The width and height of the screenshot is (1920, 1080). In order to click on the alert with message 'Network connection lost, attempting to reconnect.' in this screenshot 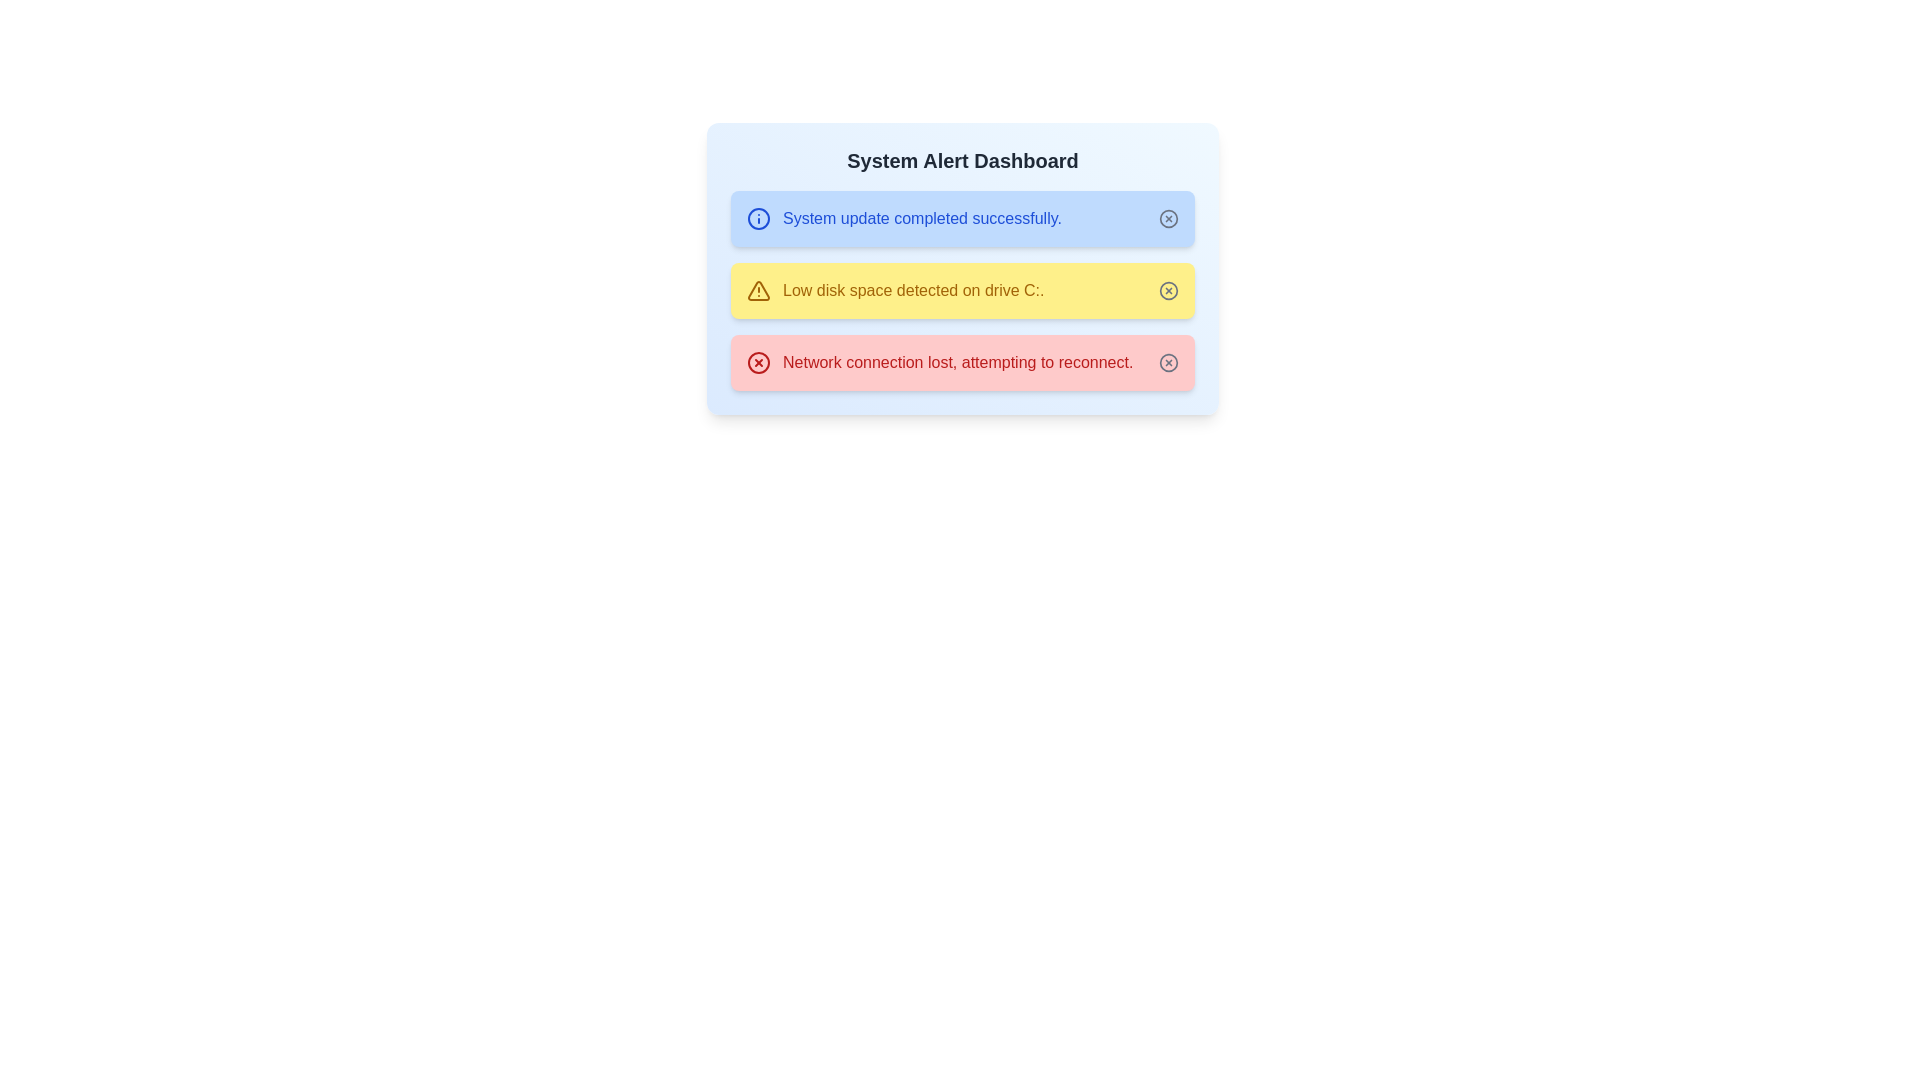, I will do `click(939, 362)`.